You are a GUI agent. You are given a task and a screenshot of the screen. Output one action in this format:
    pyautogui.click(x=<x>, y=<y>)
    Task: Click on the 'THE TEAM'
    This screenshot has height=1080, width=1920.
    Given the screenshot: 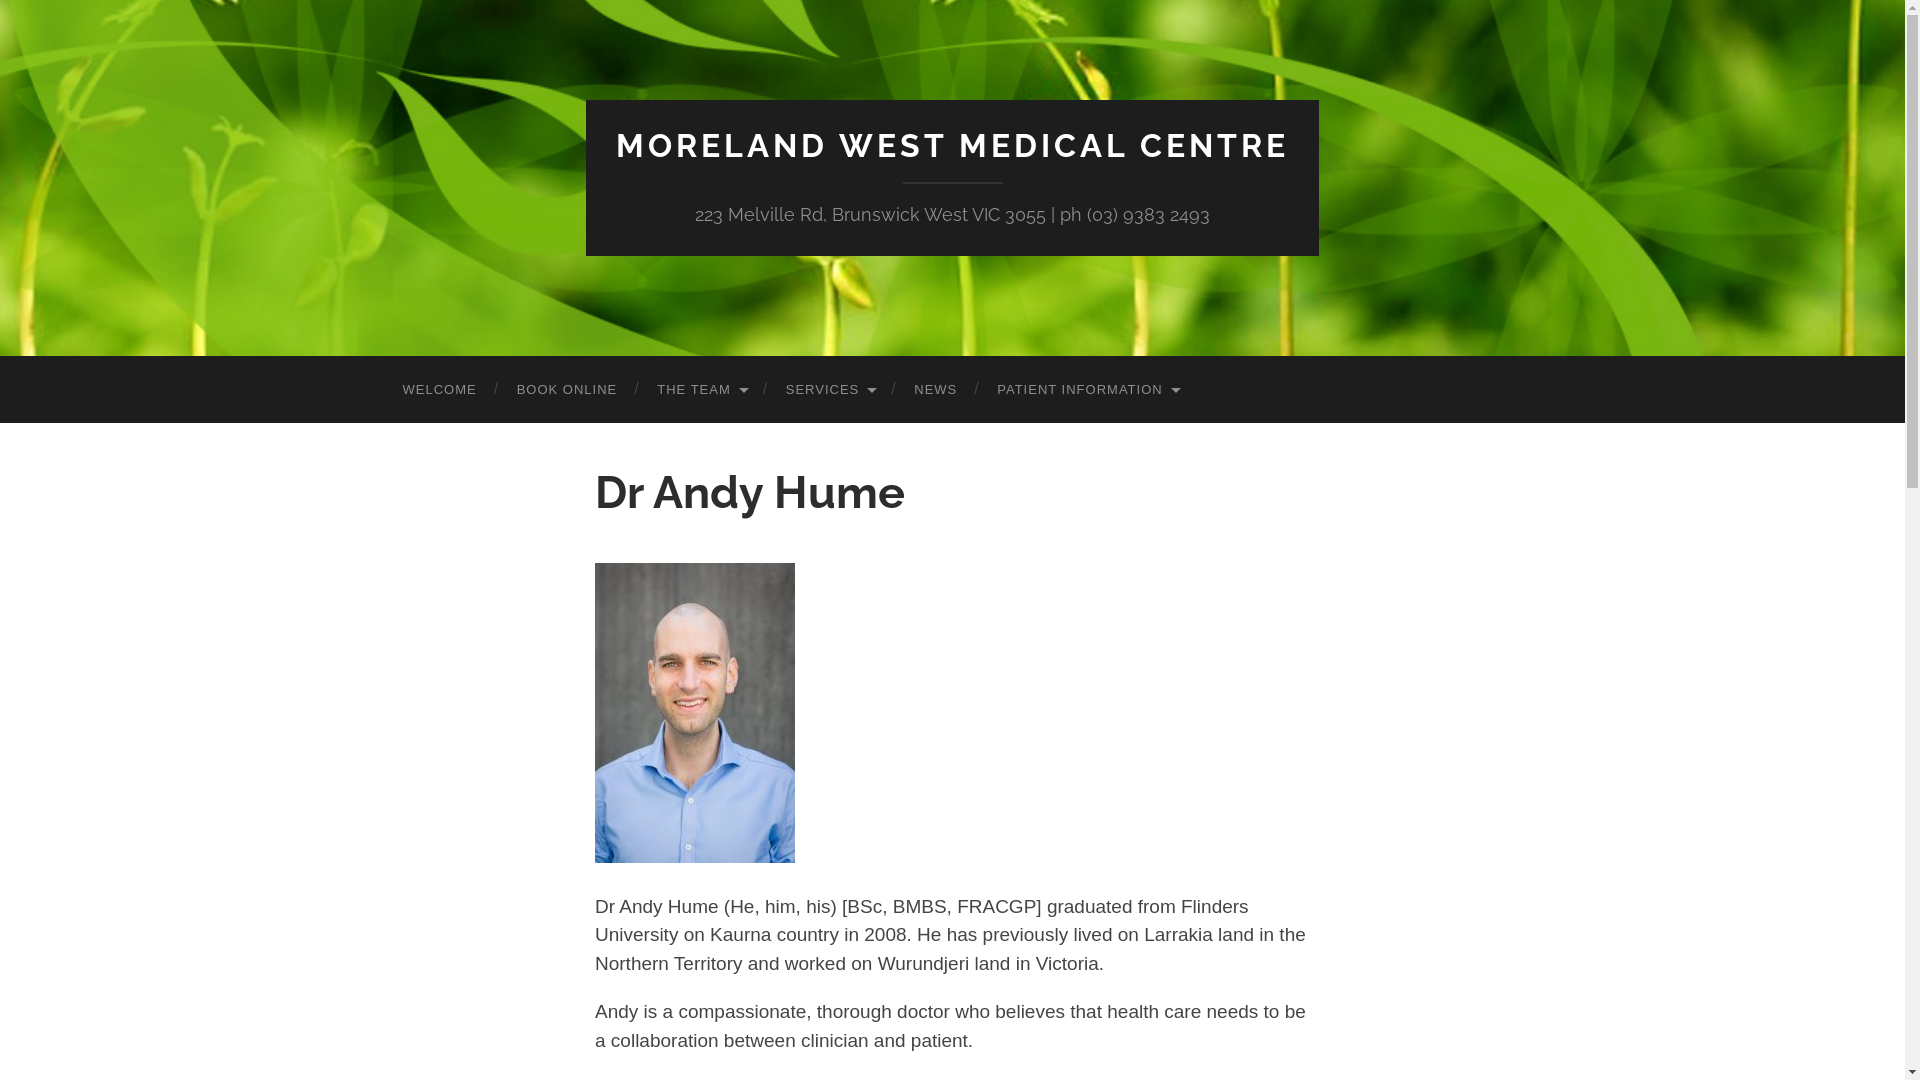 What is the action you would take?
    pyautogui.click(x=701, y=389)
    